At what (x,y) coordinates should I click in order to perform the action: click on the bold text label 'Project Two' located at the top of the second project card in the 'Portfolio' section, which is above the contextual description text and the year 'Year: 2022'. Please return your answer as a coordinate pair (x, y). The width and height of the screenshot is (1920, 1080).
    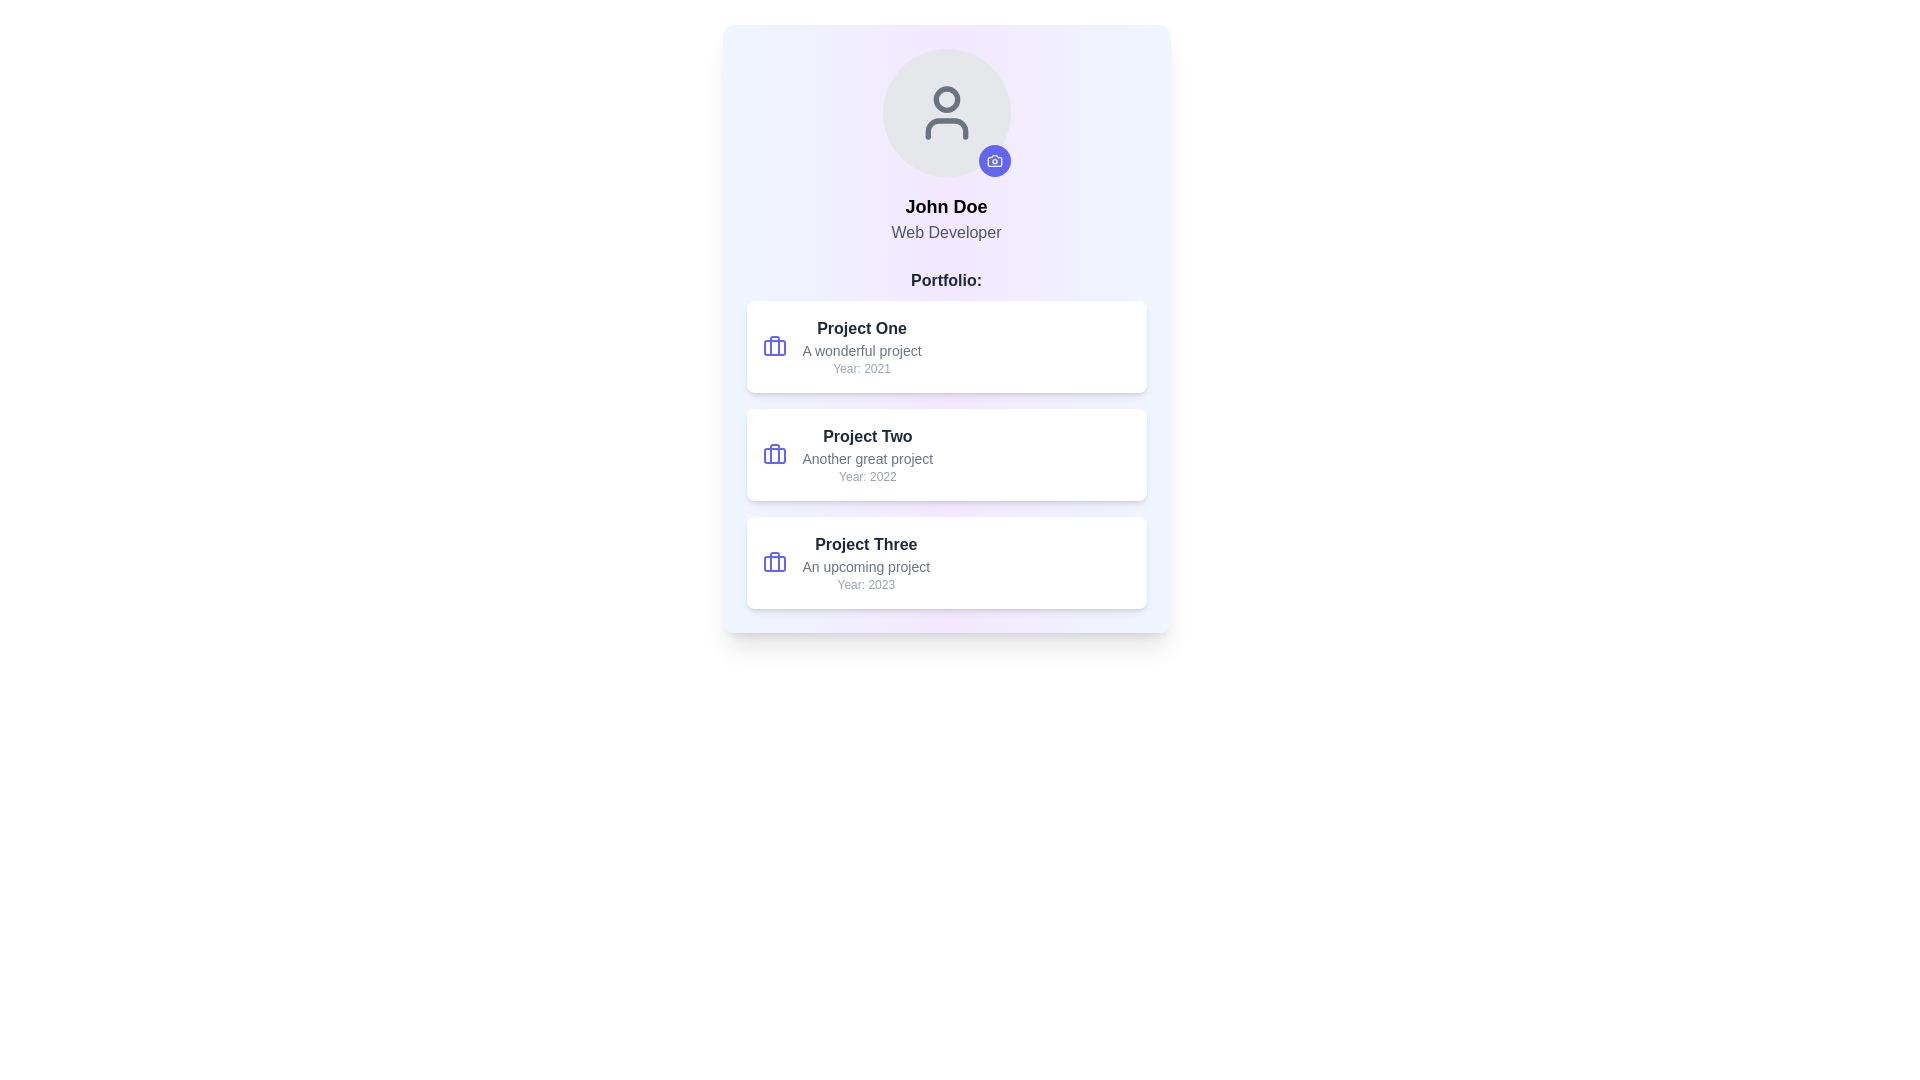
    Looking at the image, I should click on (867, 435).